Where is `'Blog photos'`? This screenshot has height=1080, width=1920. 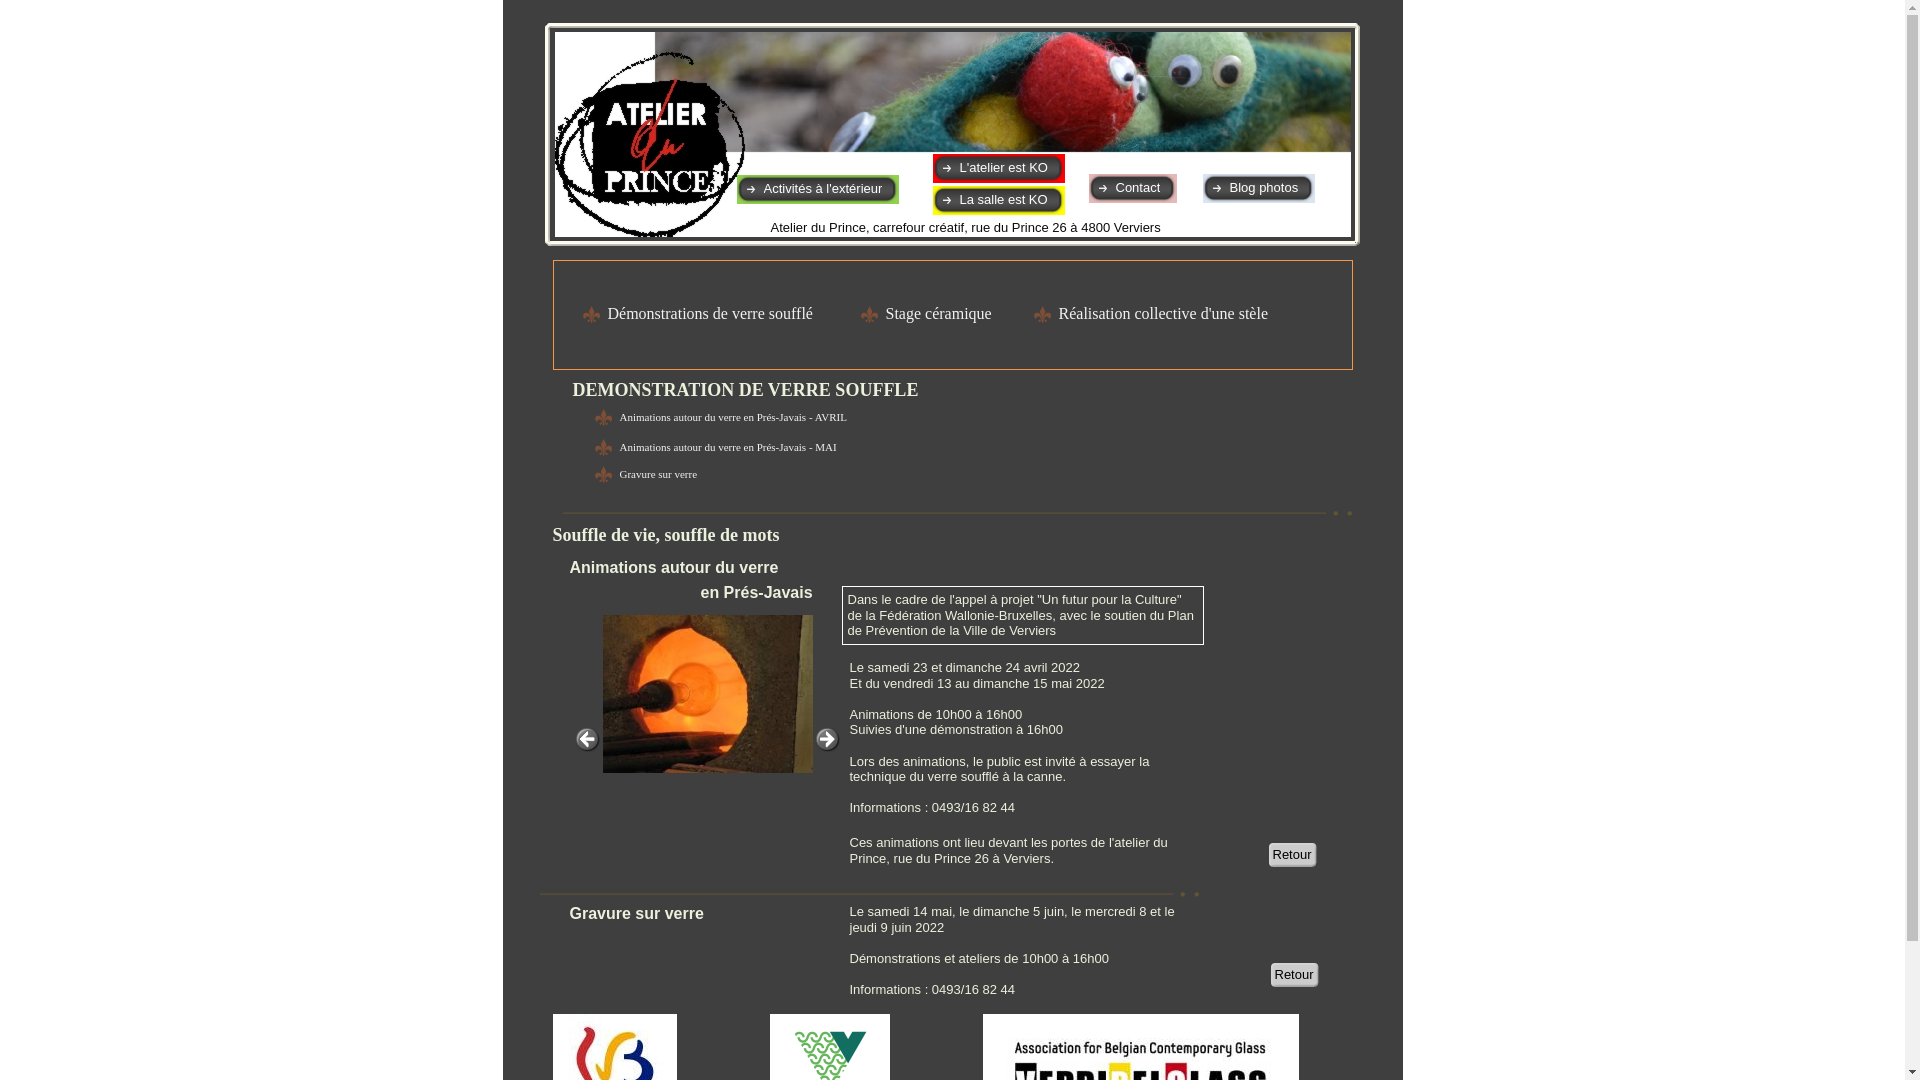 'Blog photos' is located at coordinates (1263, 187).